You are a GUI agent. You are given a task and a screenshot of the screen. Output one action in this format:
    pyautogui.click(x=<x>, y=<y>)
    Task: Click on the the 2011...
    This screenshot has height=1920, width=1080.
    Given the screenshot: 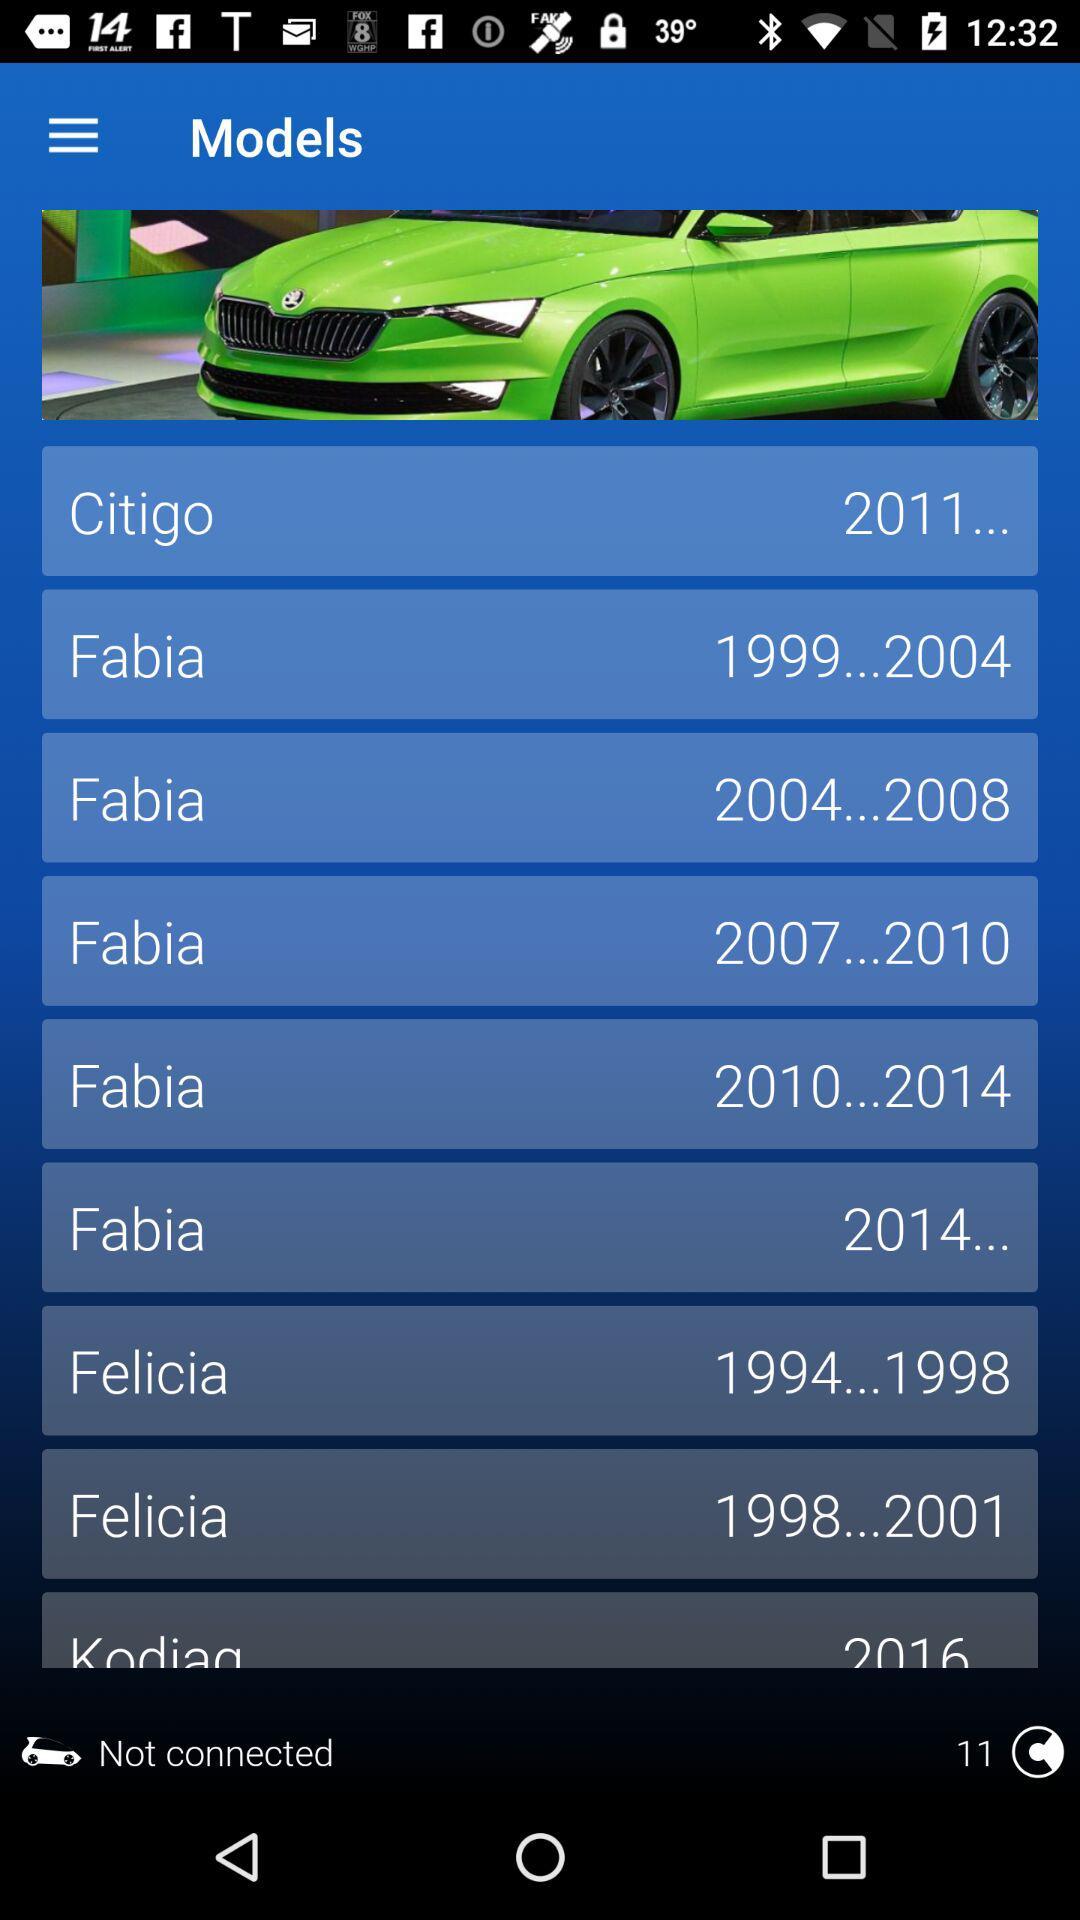 What is the action you would take?
    pyautogui.click(x=926, y=511)
    